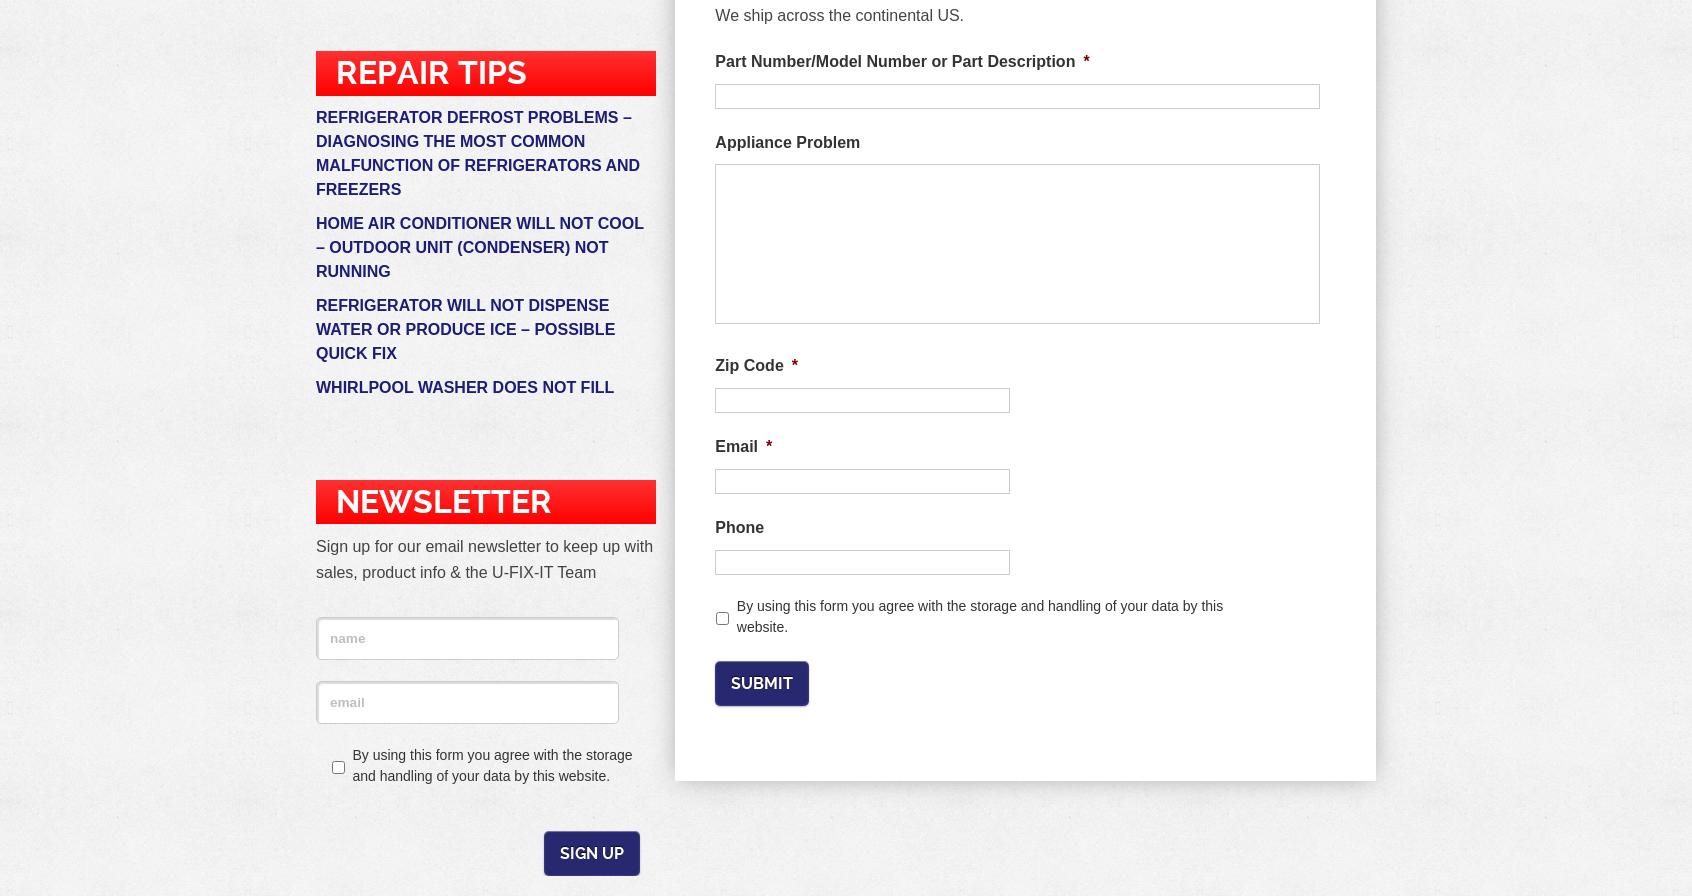 The image size is (1692, 896). Describe the element at coordinates (839, 15) in the screenshot. I see `'We ship across the continental US.'` at that location.